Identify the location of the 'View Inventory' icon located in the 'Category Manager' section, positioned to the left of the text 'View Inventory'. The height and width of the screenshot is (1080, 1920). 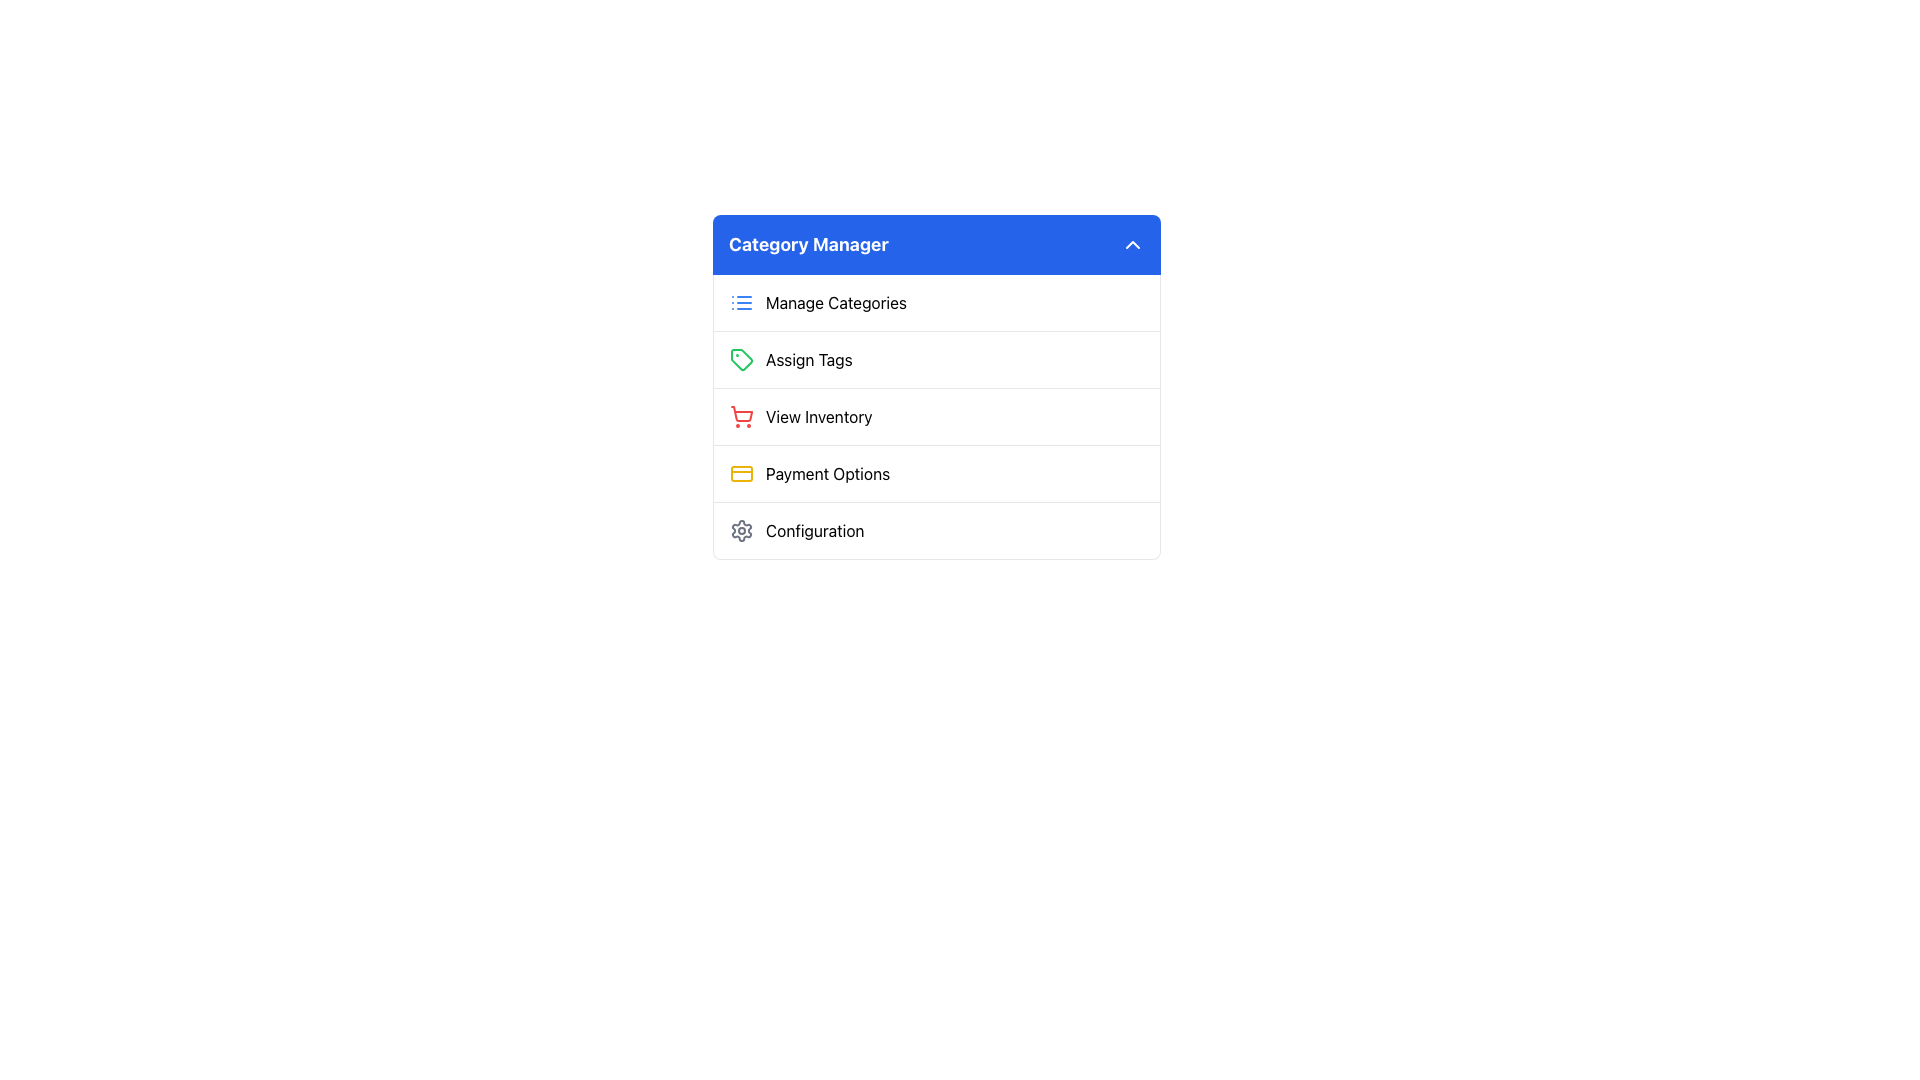
(741, 415).